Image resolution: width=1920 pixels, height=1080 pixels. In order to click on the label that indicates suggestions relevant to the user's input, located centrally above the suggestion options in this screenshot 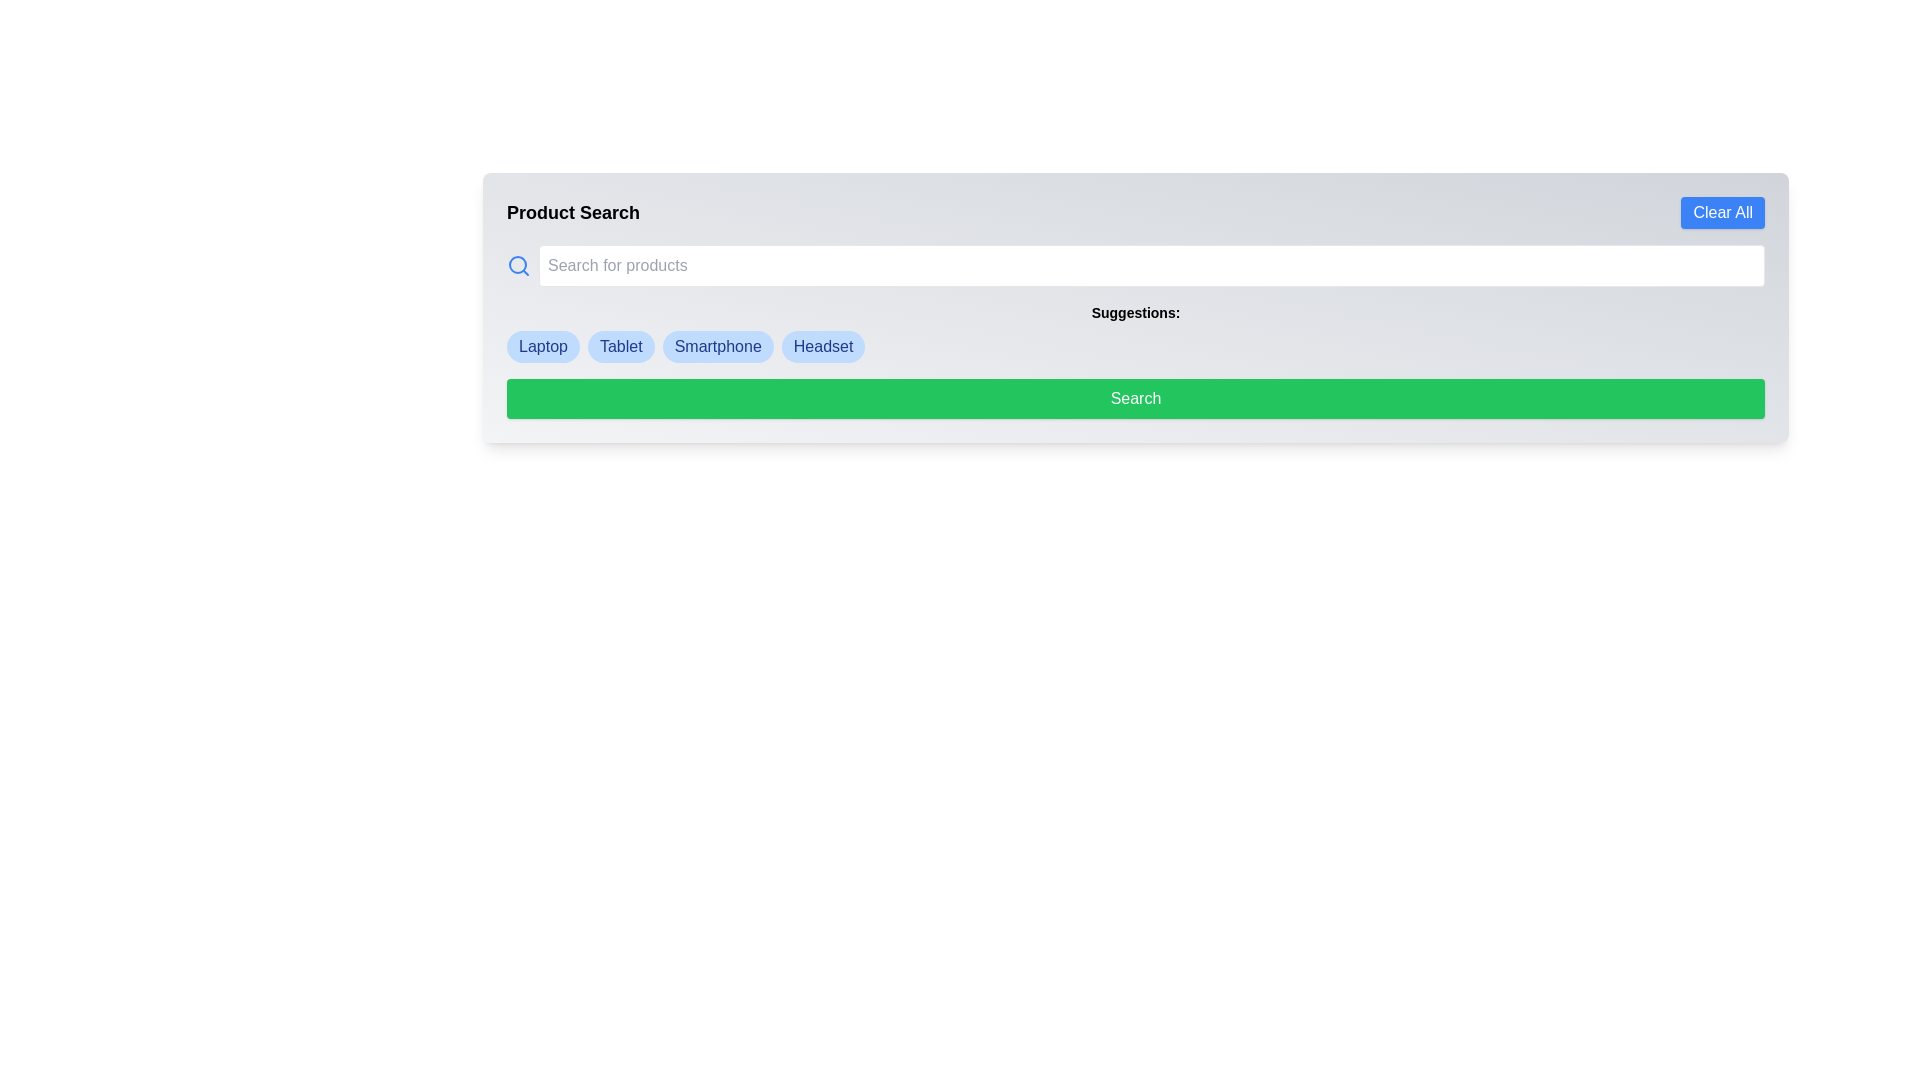, I will do `click(1136, 312)`.